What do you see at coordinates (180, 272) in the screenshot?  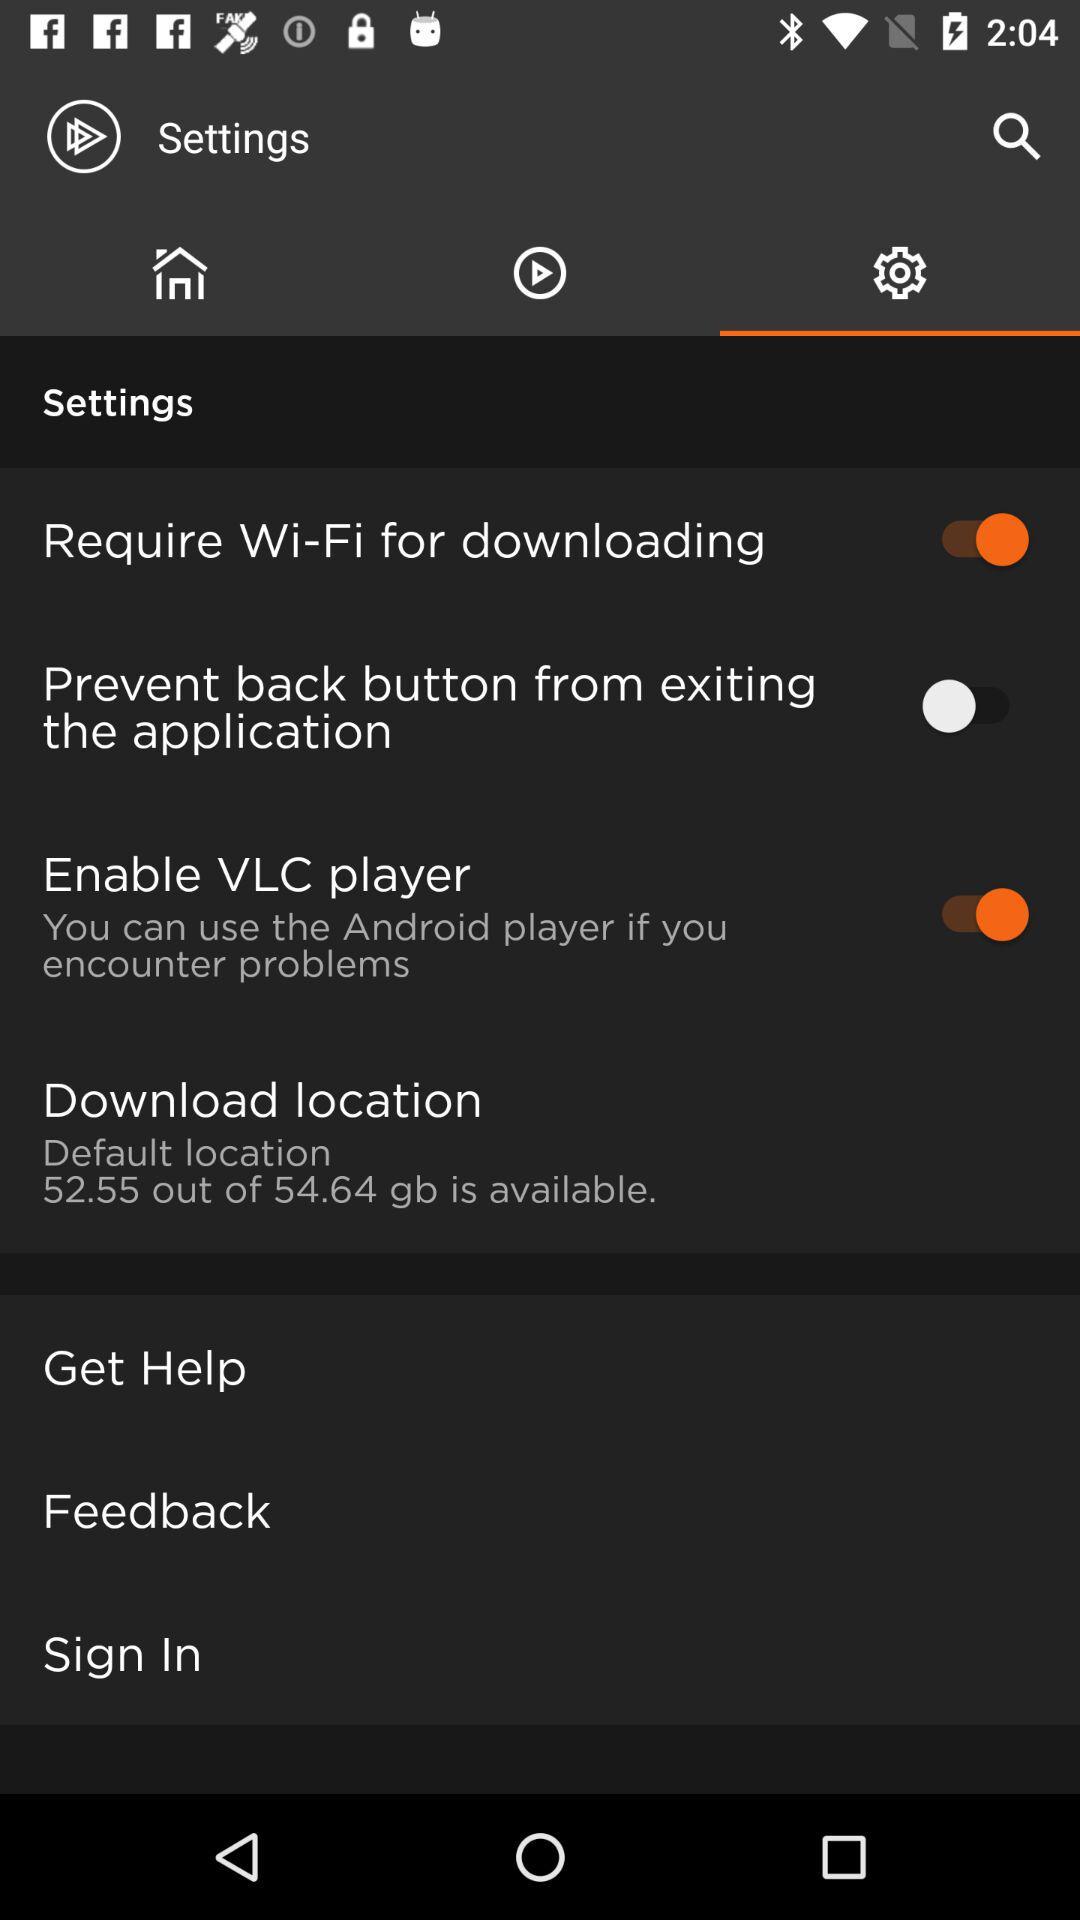 I see `icon above settings icon` at bounding box center [180, 272].